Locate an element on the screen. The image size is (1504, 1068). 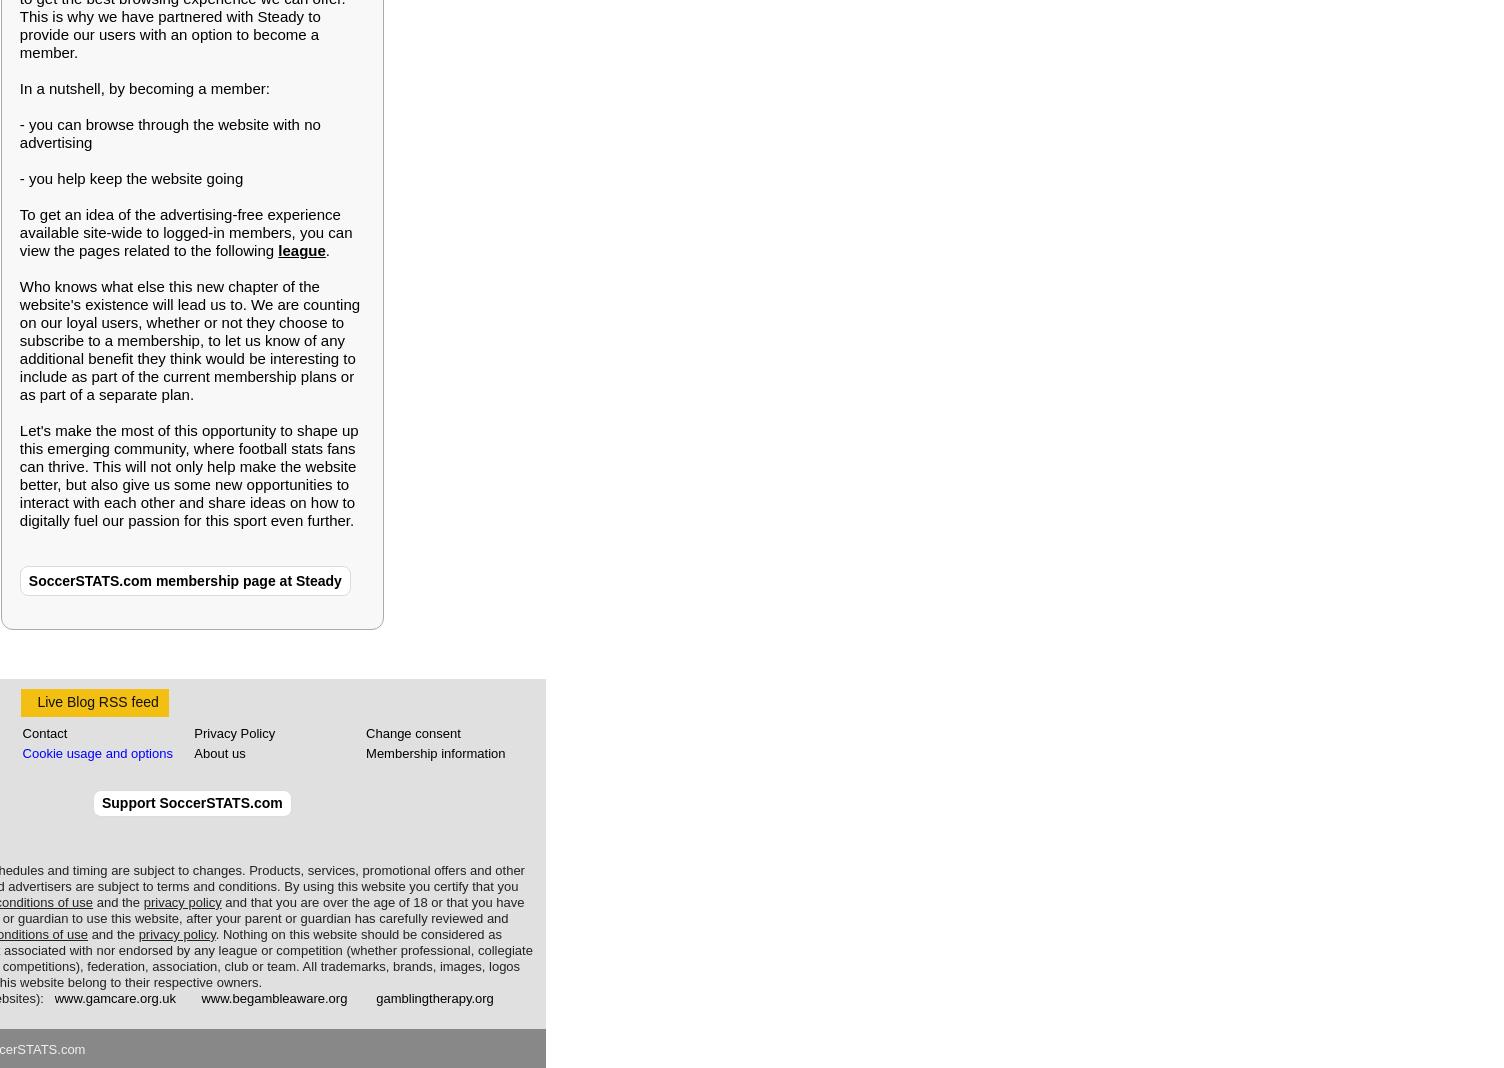
'About us' is located at coordinates (219, 752).